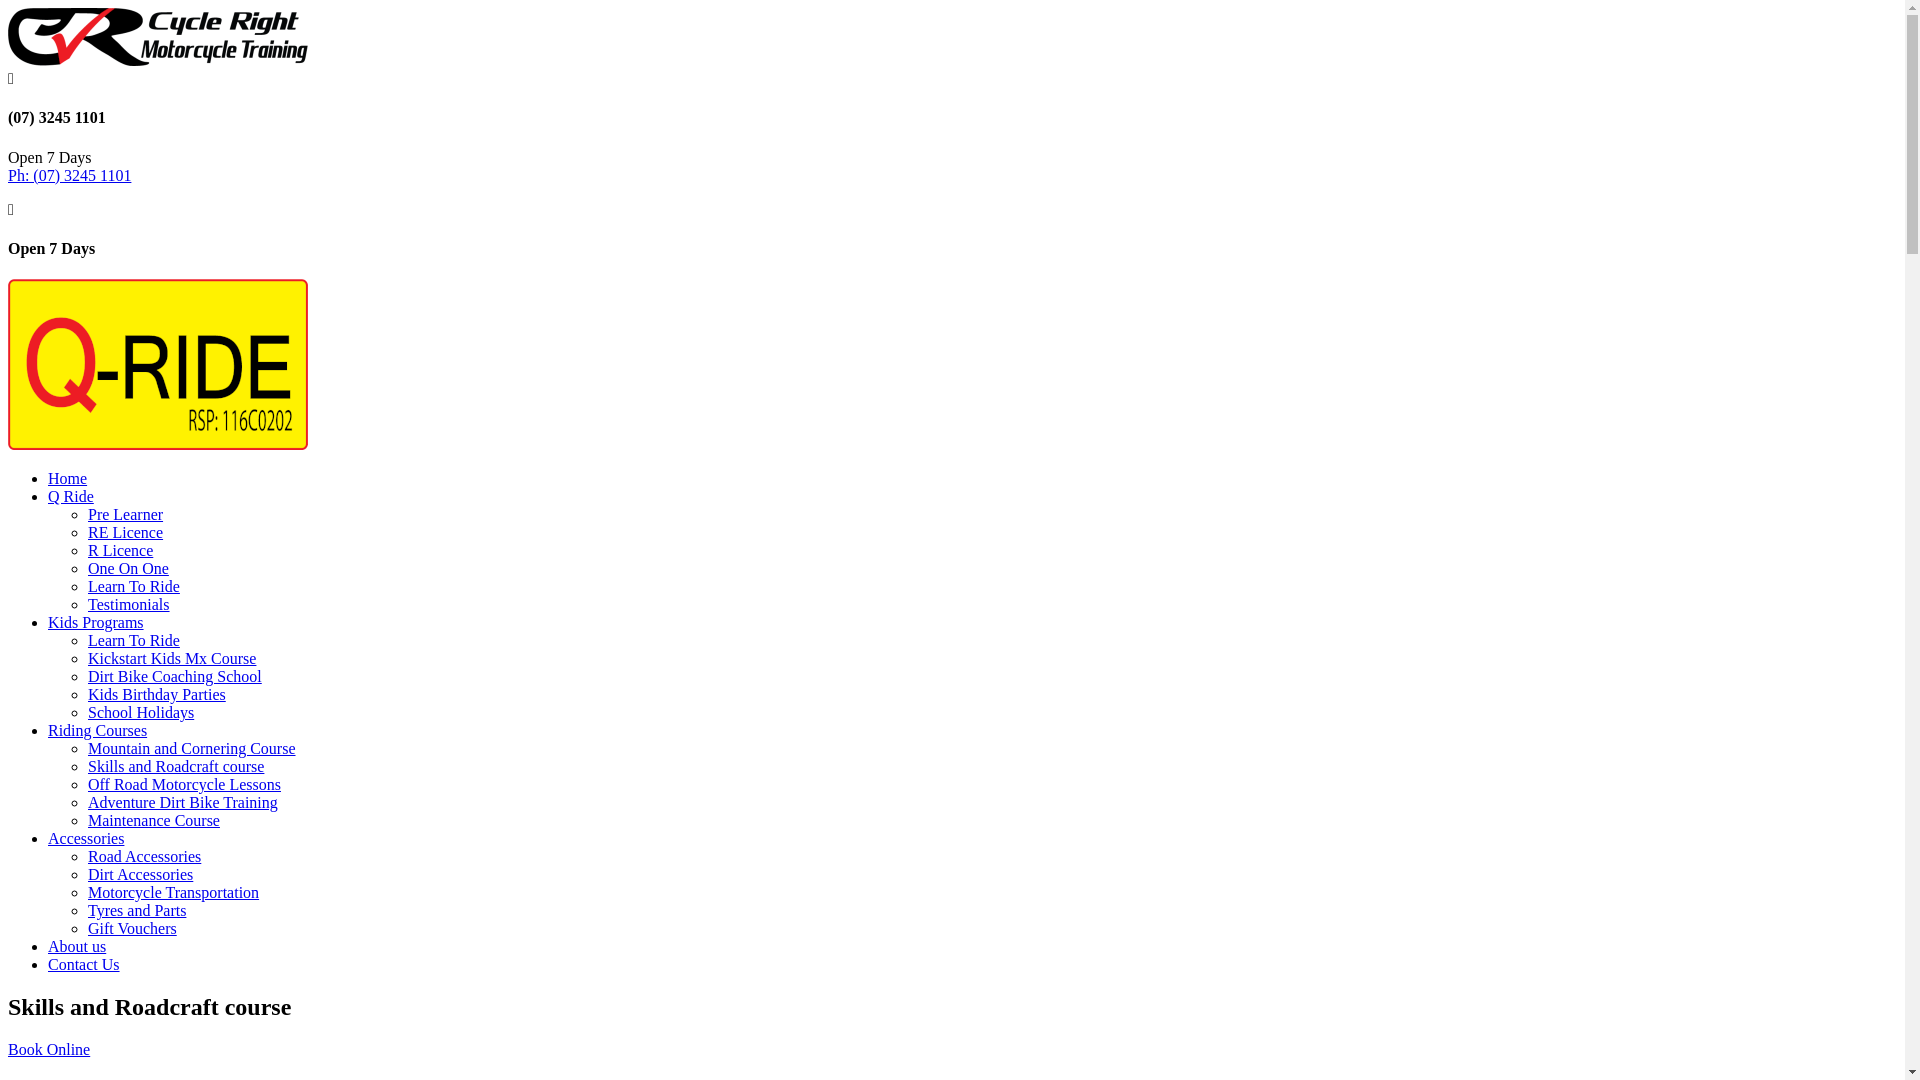 The image size is (1920, 1080). Describe the element at coordinates (86, 658) in the screenshot. I see `'Kickstart Kids Mx Course'` at that location.